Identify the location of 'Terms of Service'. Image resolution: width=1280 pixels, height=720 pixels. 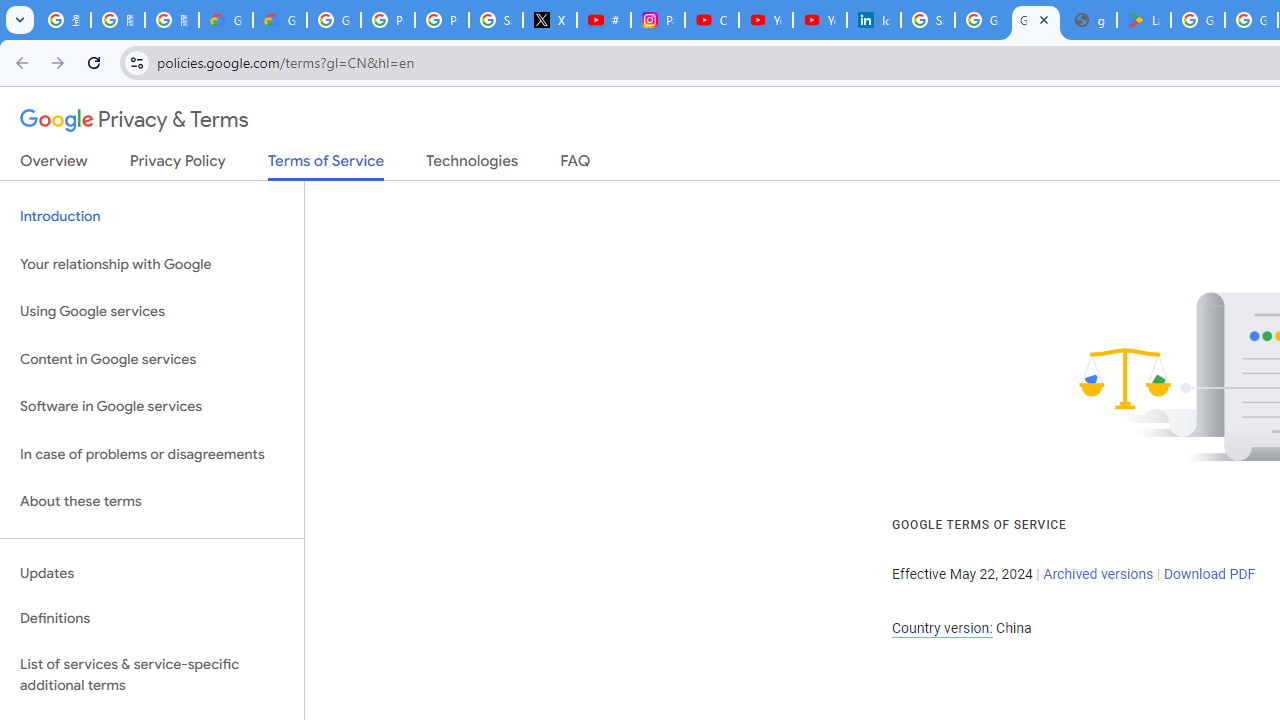
(326, 165).